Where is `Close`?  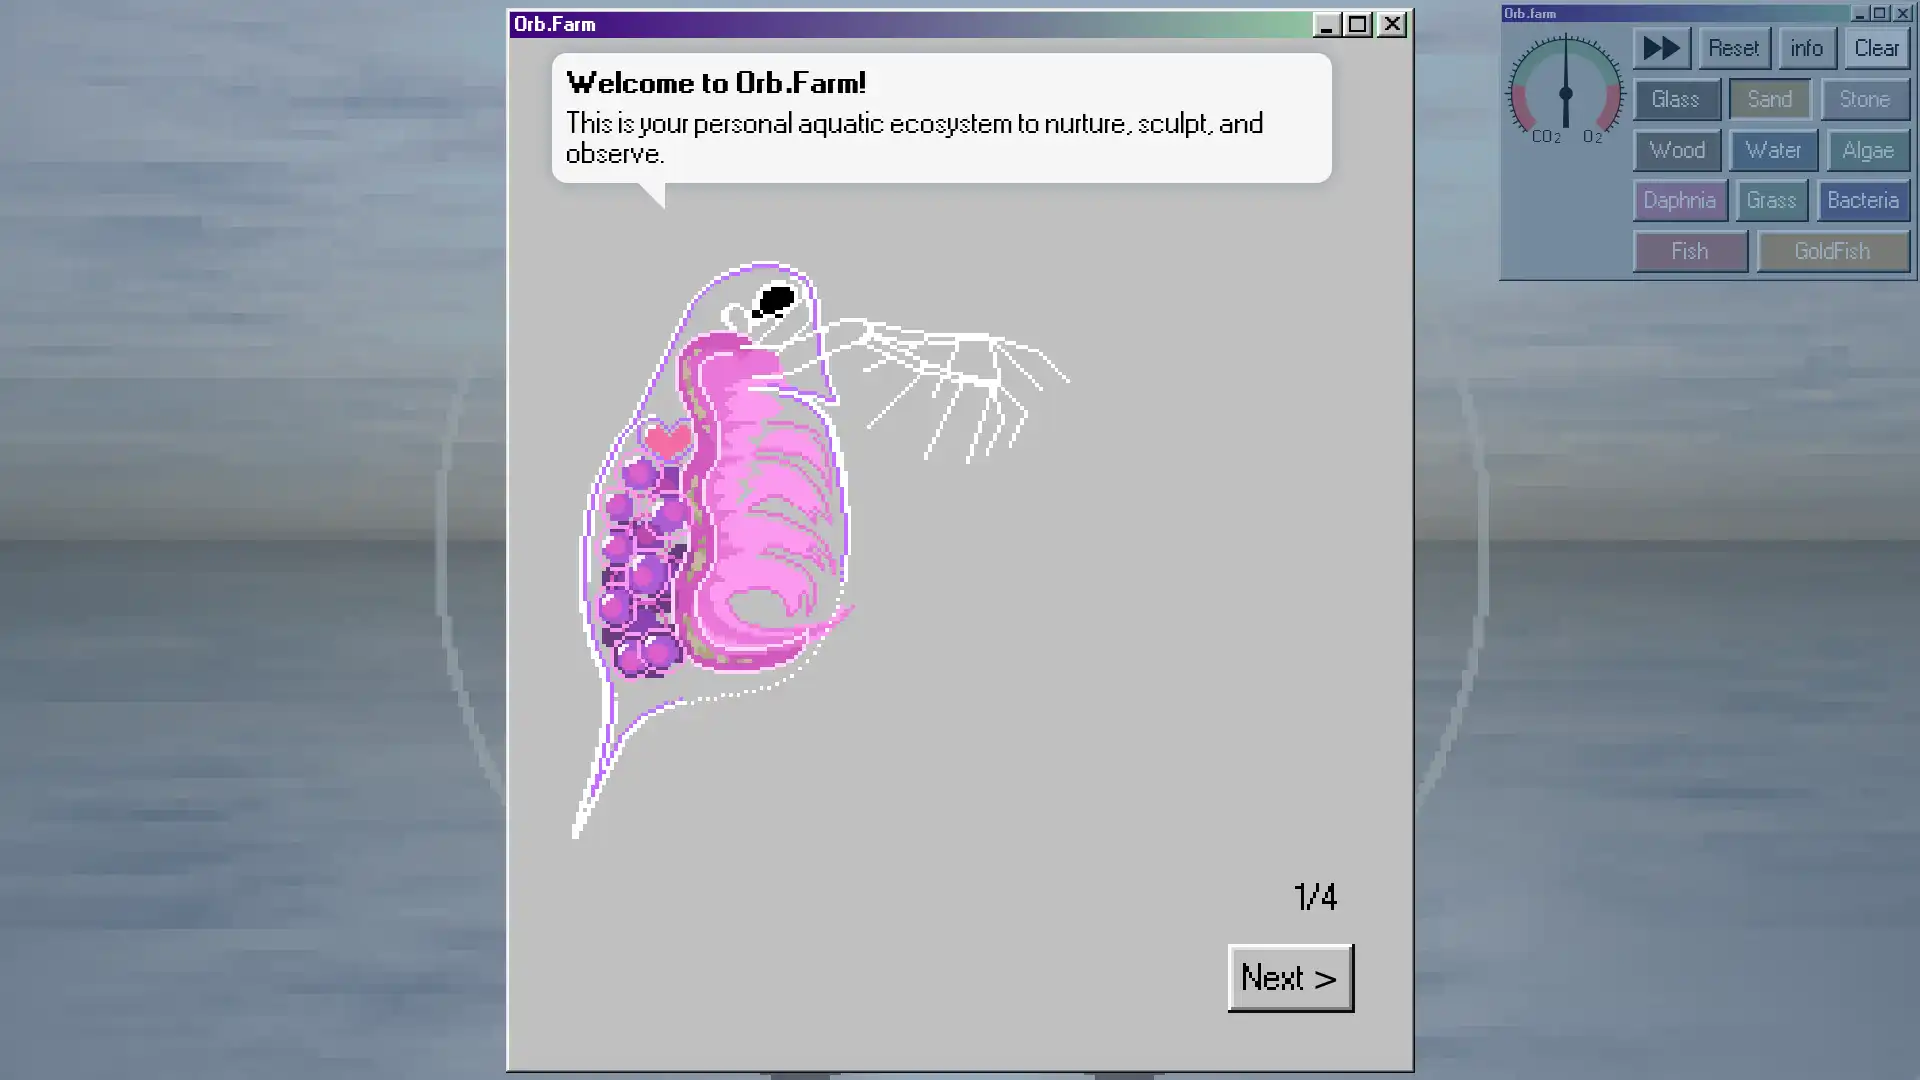 Close is located at coordinates (1520, 10).